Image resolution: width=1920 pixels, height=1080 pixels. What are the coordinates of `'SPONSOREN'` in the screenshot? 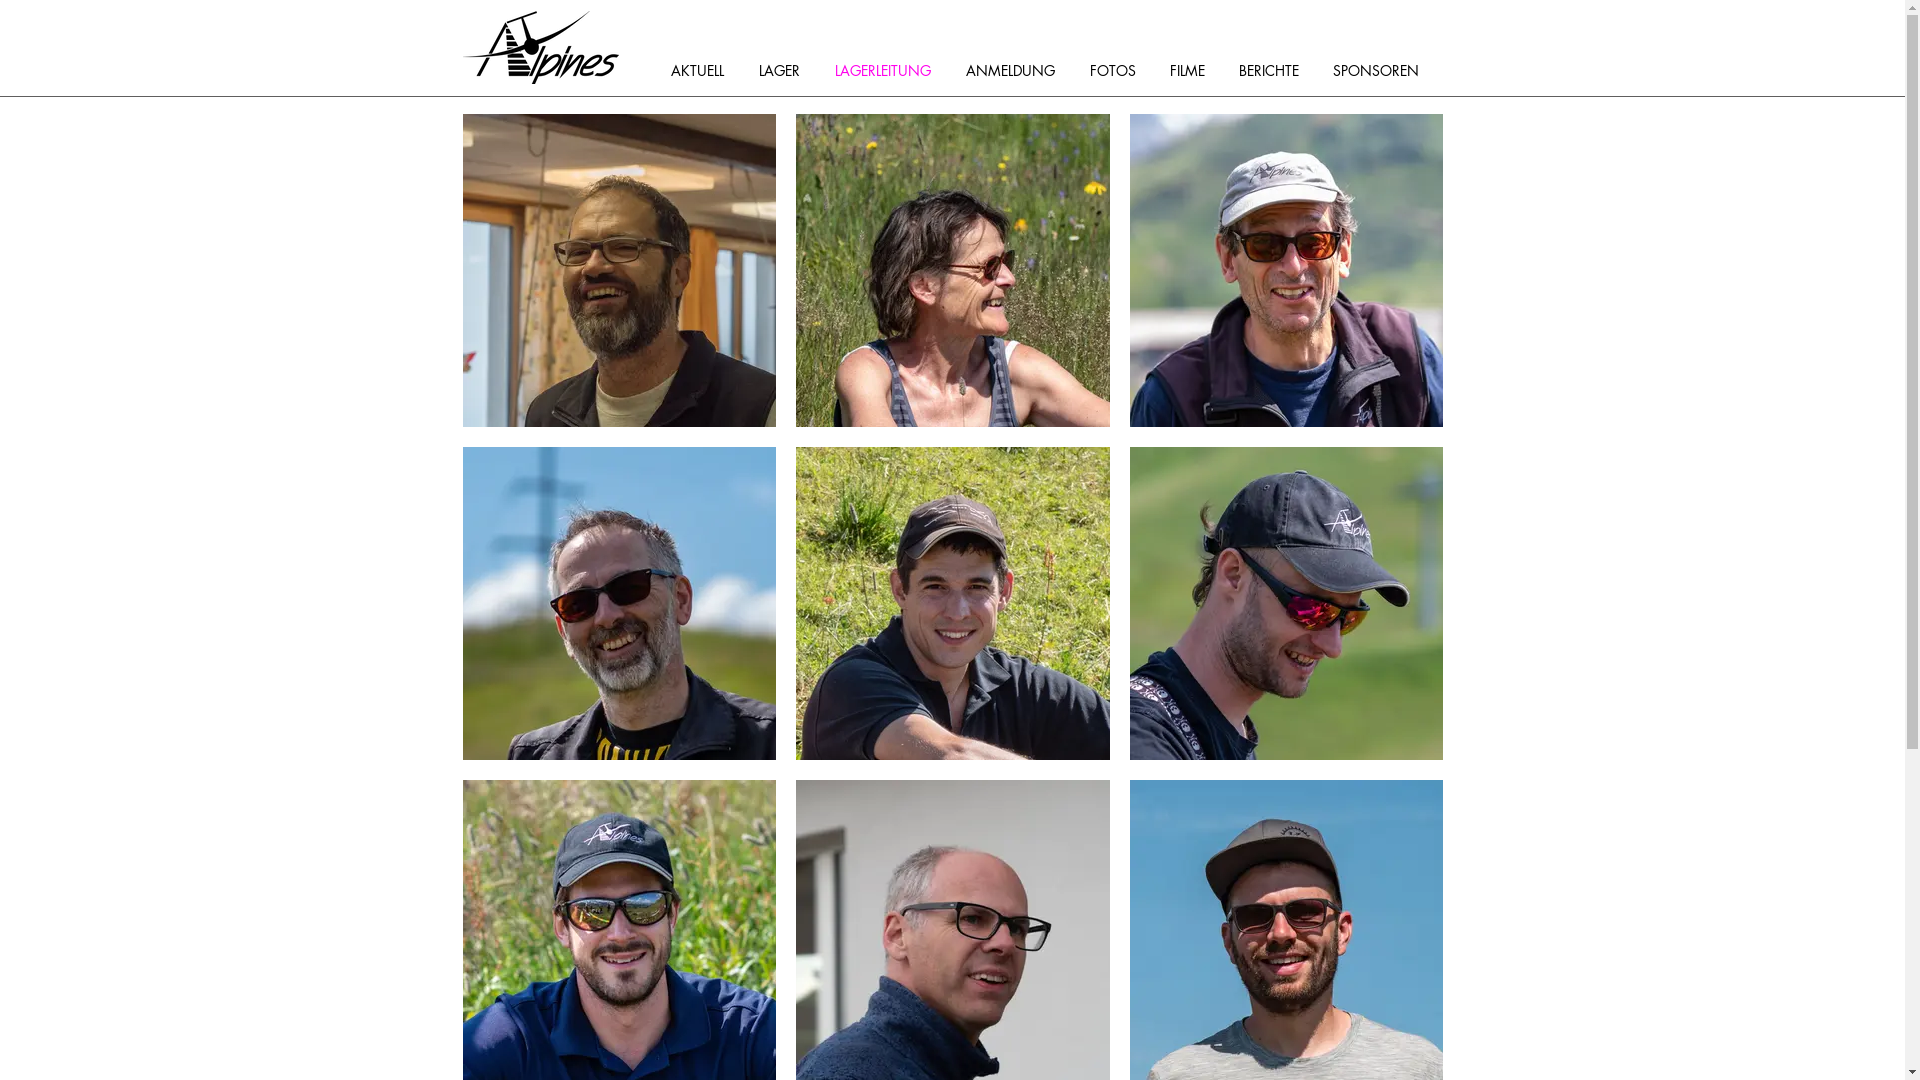 It's located at (1381, 69).